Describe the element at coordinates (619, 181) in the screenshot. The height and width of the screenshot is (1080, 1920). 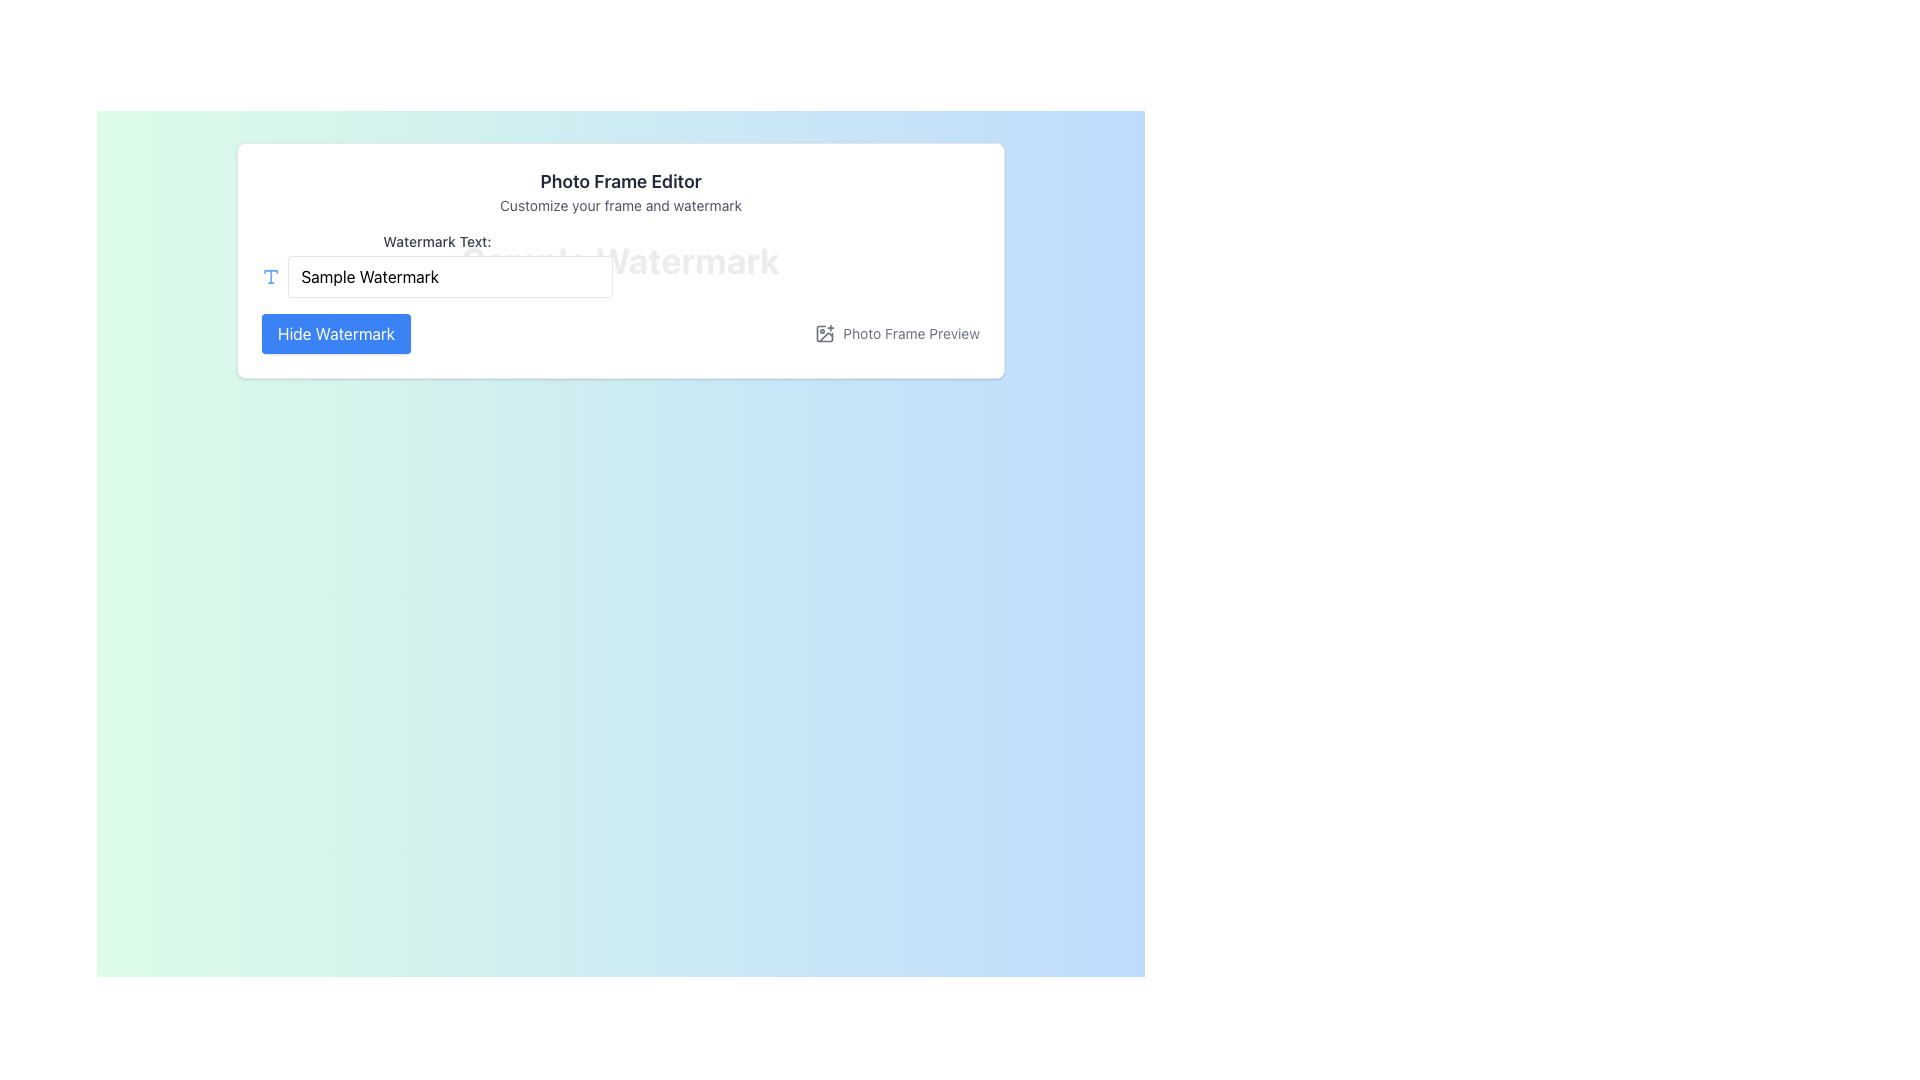
I see `the heading 'Photo Frame Editor' which indicates the functionality related to editing photo frames` at that location.